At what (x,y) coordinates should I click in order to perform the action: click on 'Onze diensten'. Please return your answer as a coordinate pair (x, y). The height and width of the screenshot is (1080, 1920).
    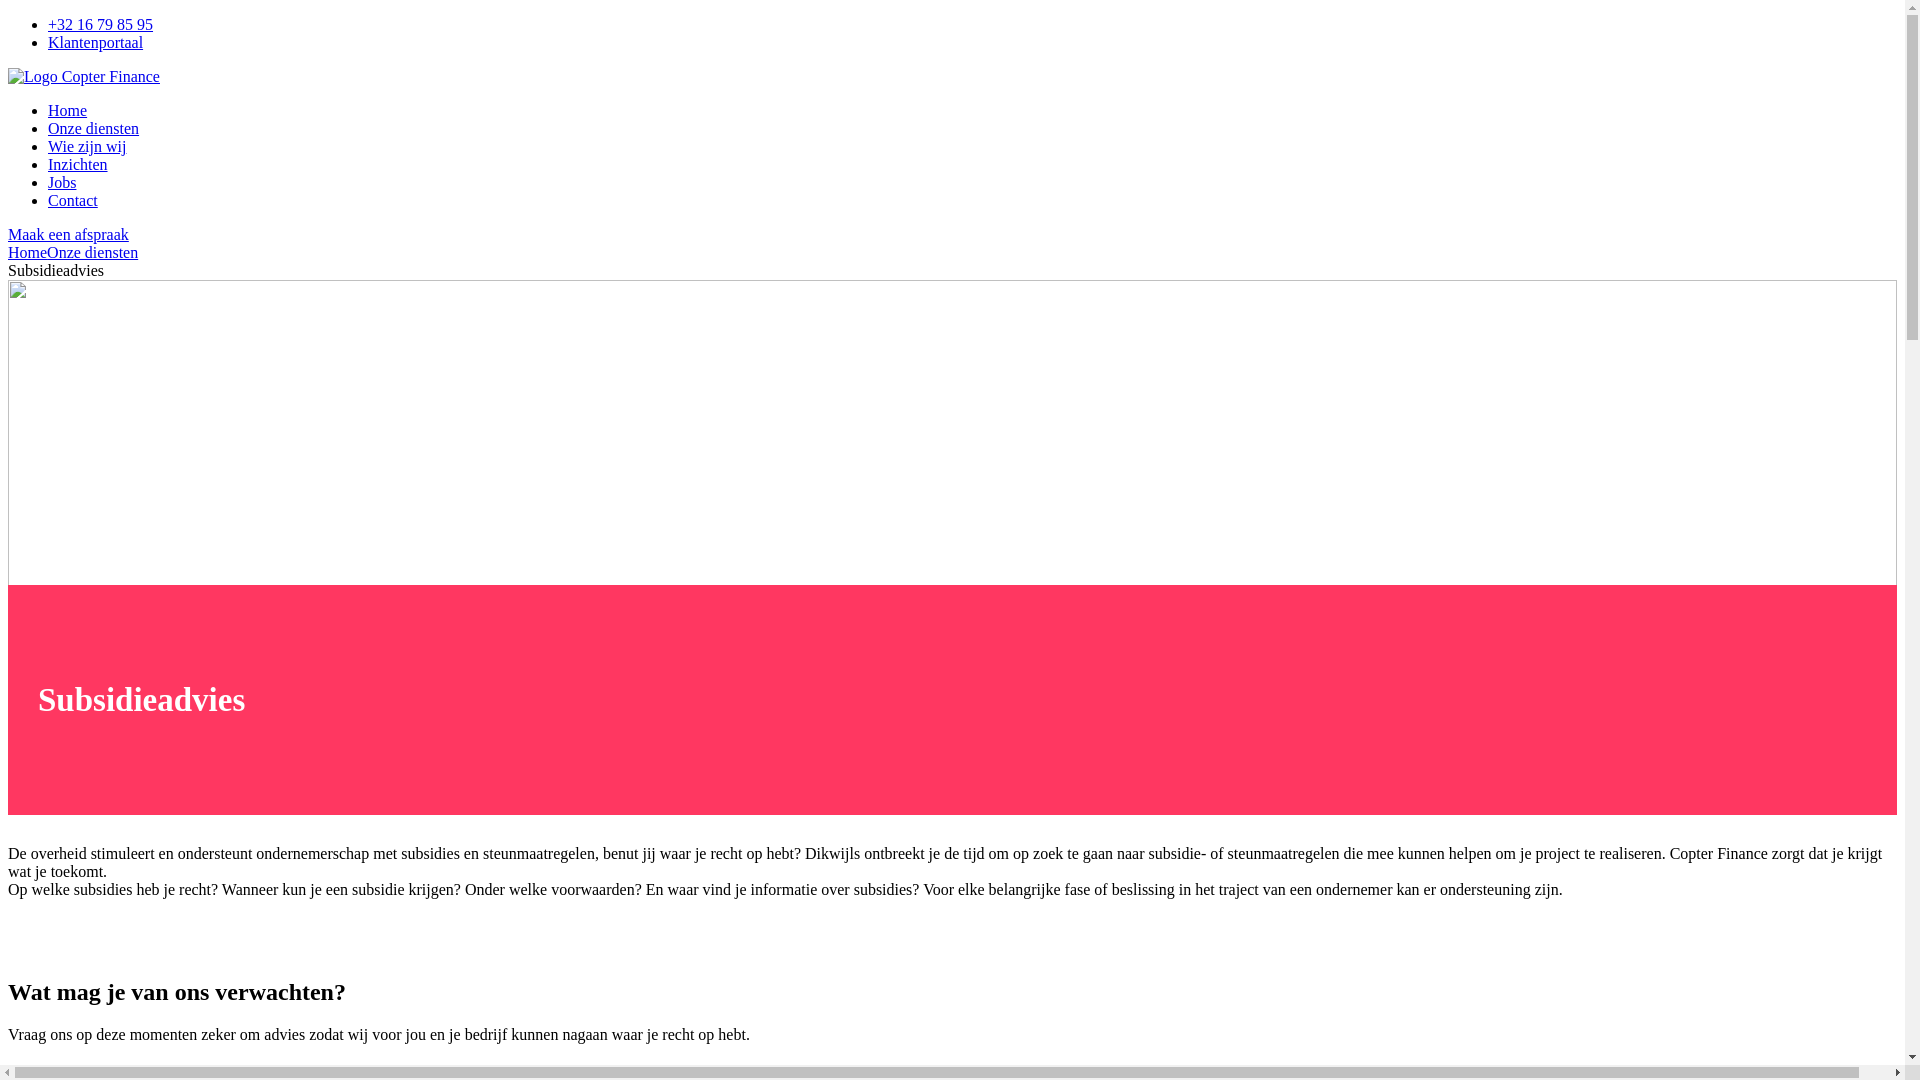
    Looking at the image, I should click on (91, 251).